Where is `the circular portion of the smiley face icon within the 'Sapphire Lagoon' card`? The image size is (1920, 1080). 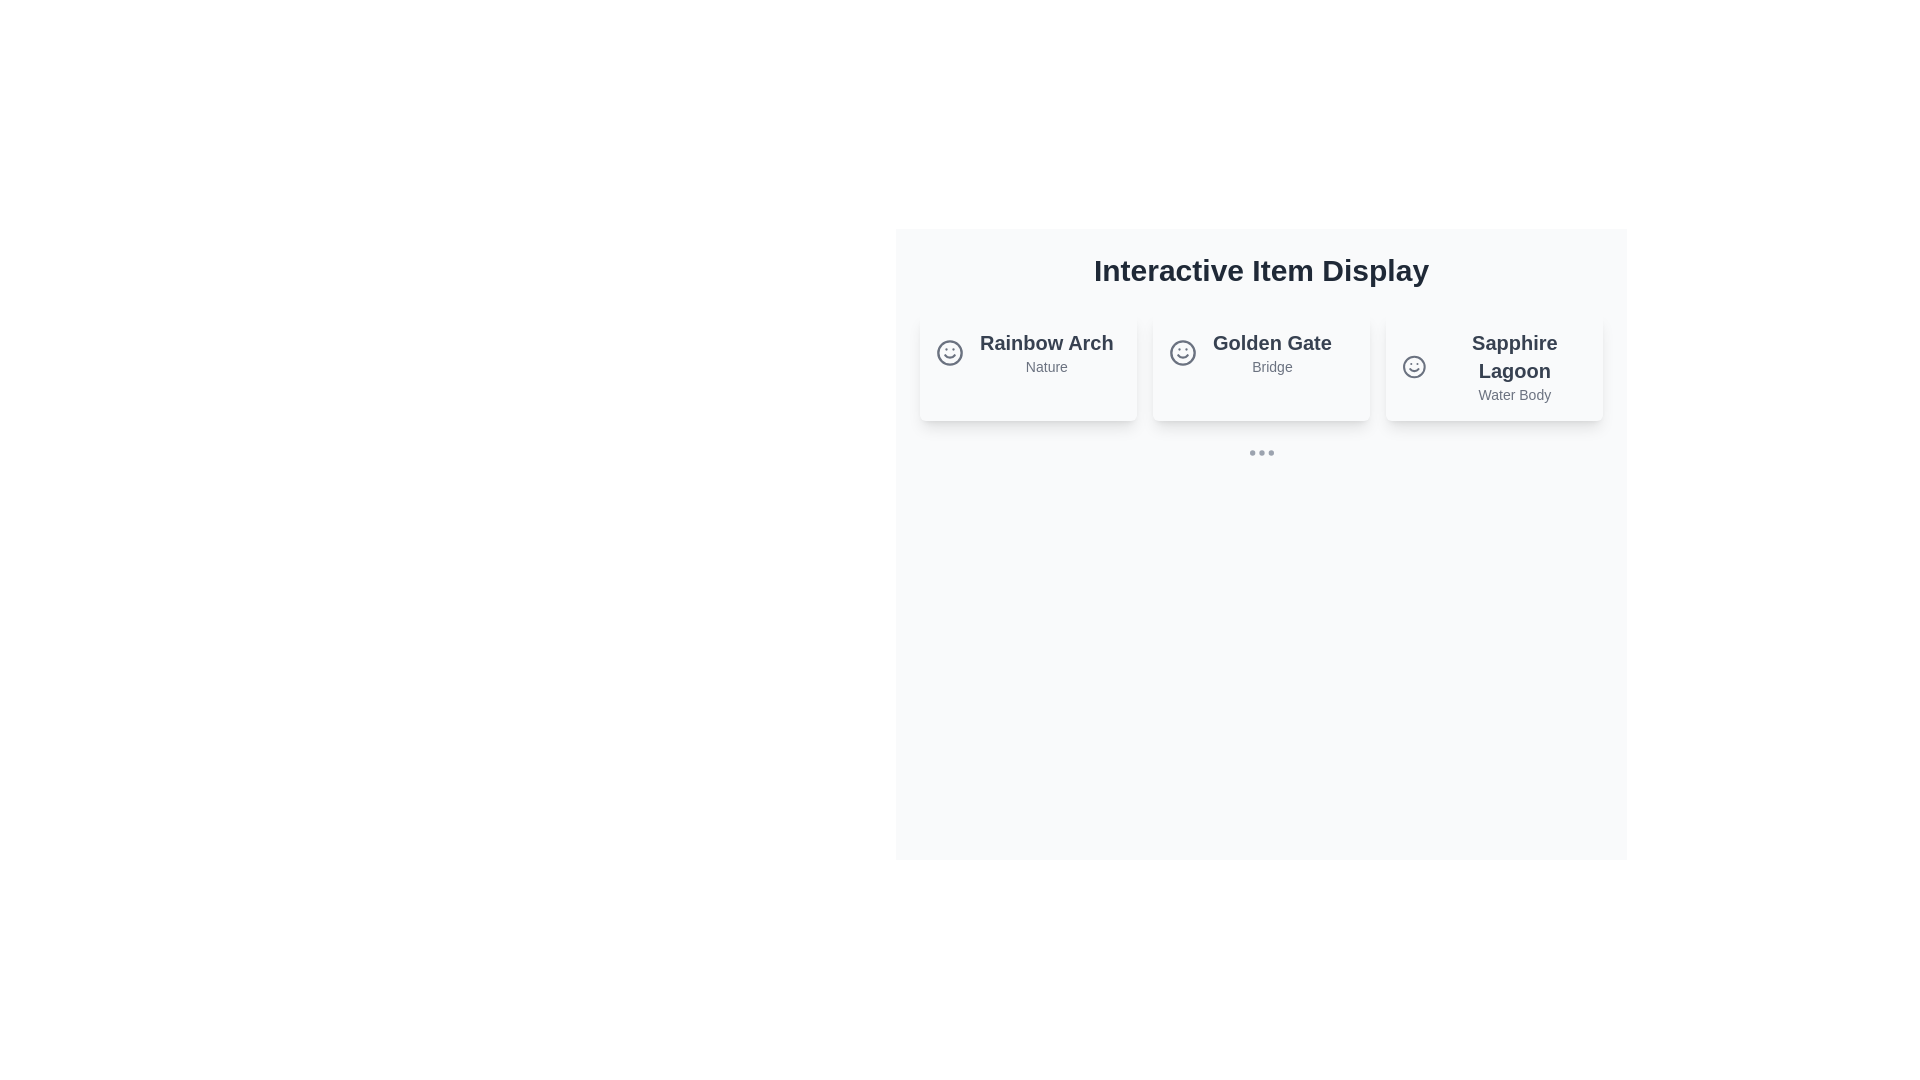
the circular portion of the smiley face icon within the 'Sapphire Lagoon' card is located at coordinates (1413, 366).